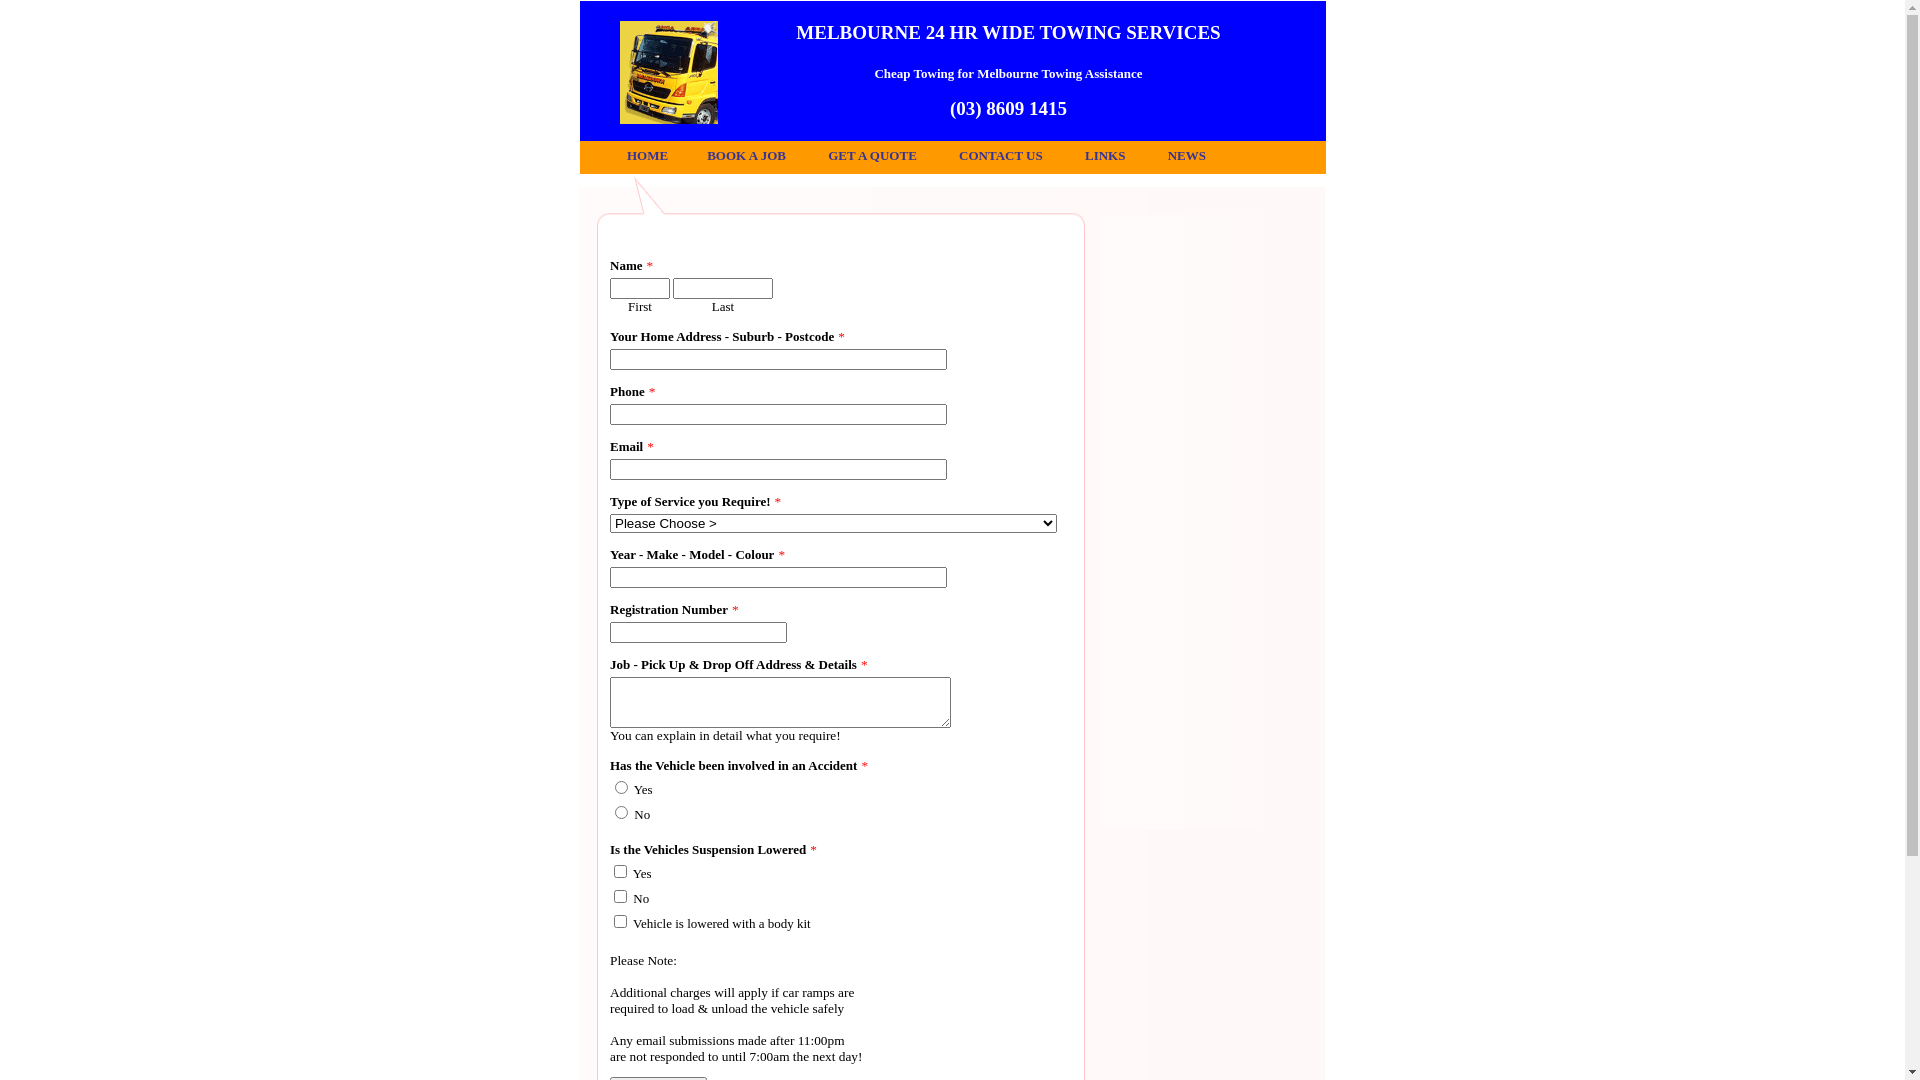 The width and height of the screenshot is (1920, 1080). Describe the element at coordinates (828, 154) in the screenshot. I see `'GET A QUOTE'` at that location.